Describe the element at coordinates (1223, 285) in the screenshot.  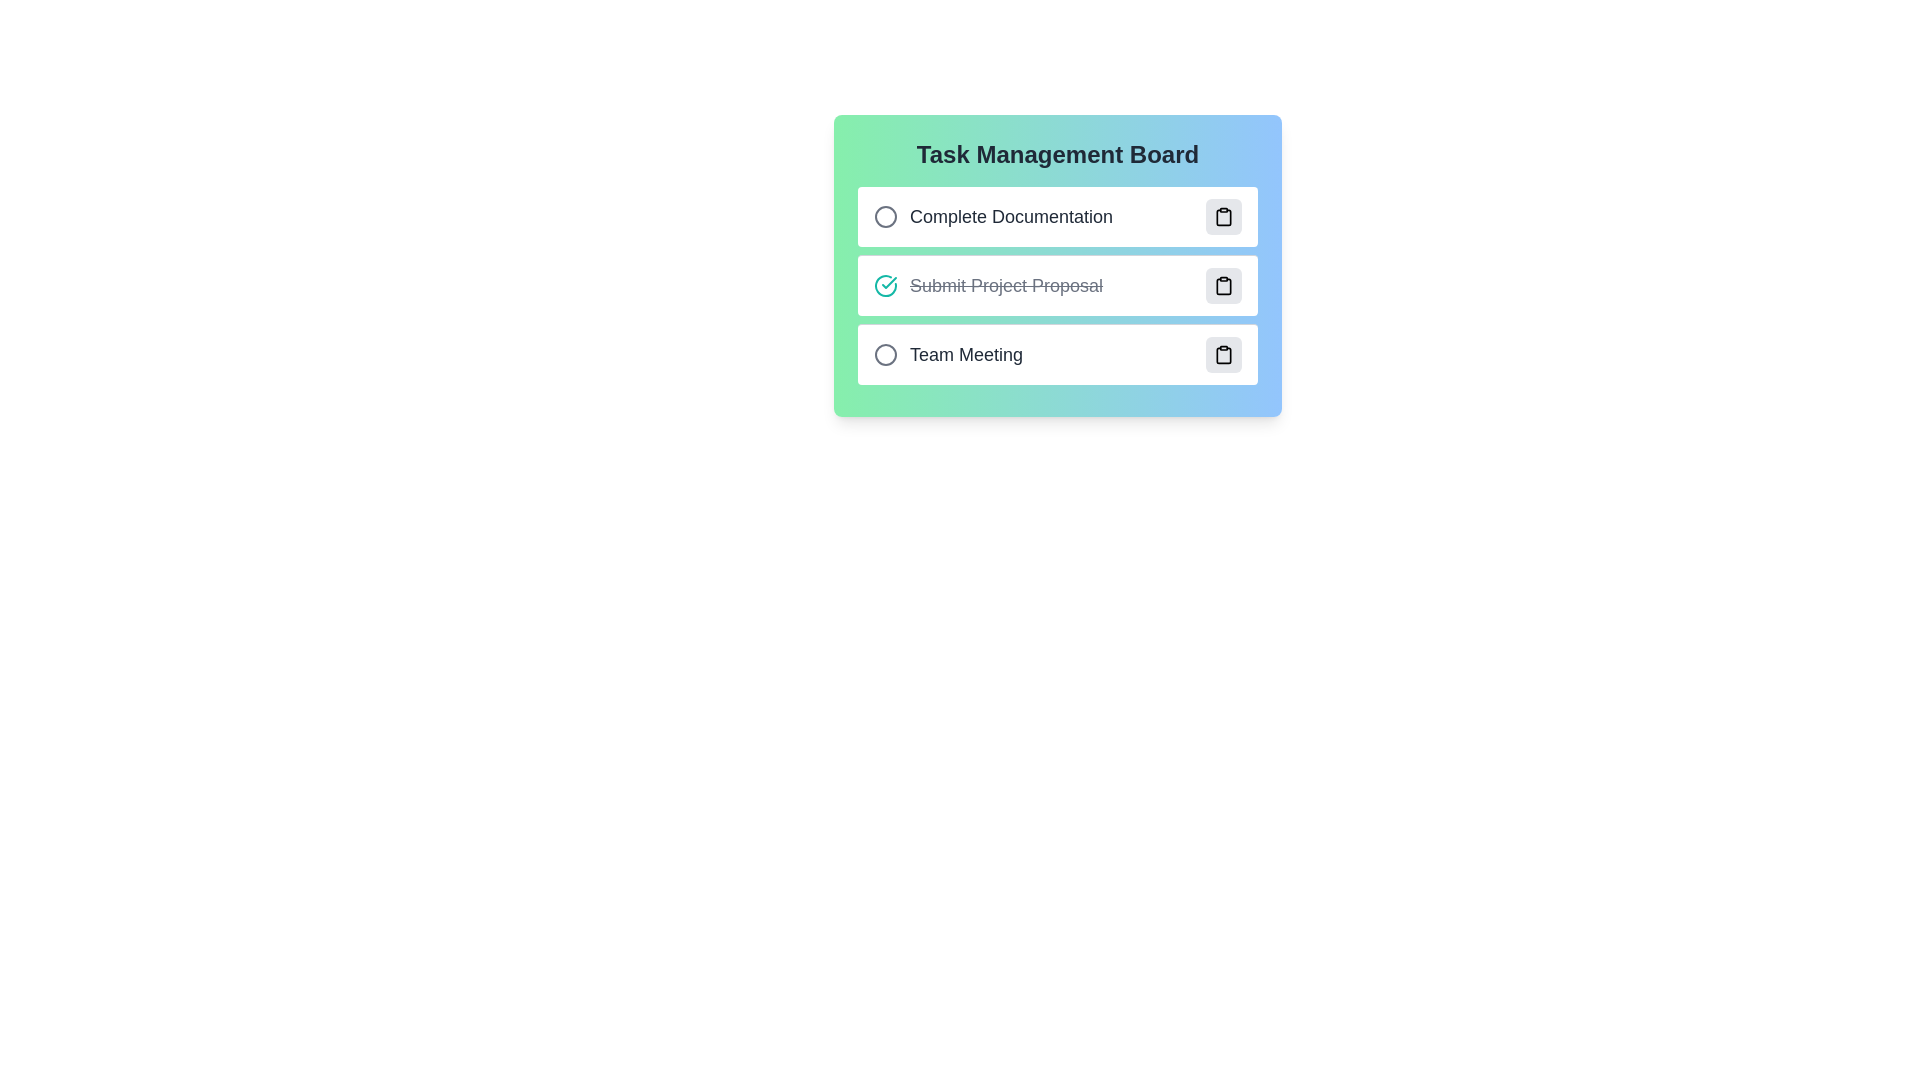
I see `action button associated with the task titled 'Submit Project Proposal' to toggle its completion status` at that location.